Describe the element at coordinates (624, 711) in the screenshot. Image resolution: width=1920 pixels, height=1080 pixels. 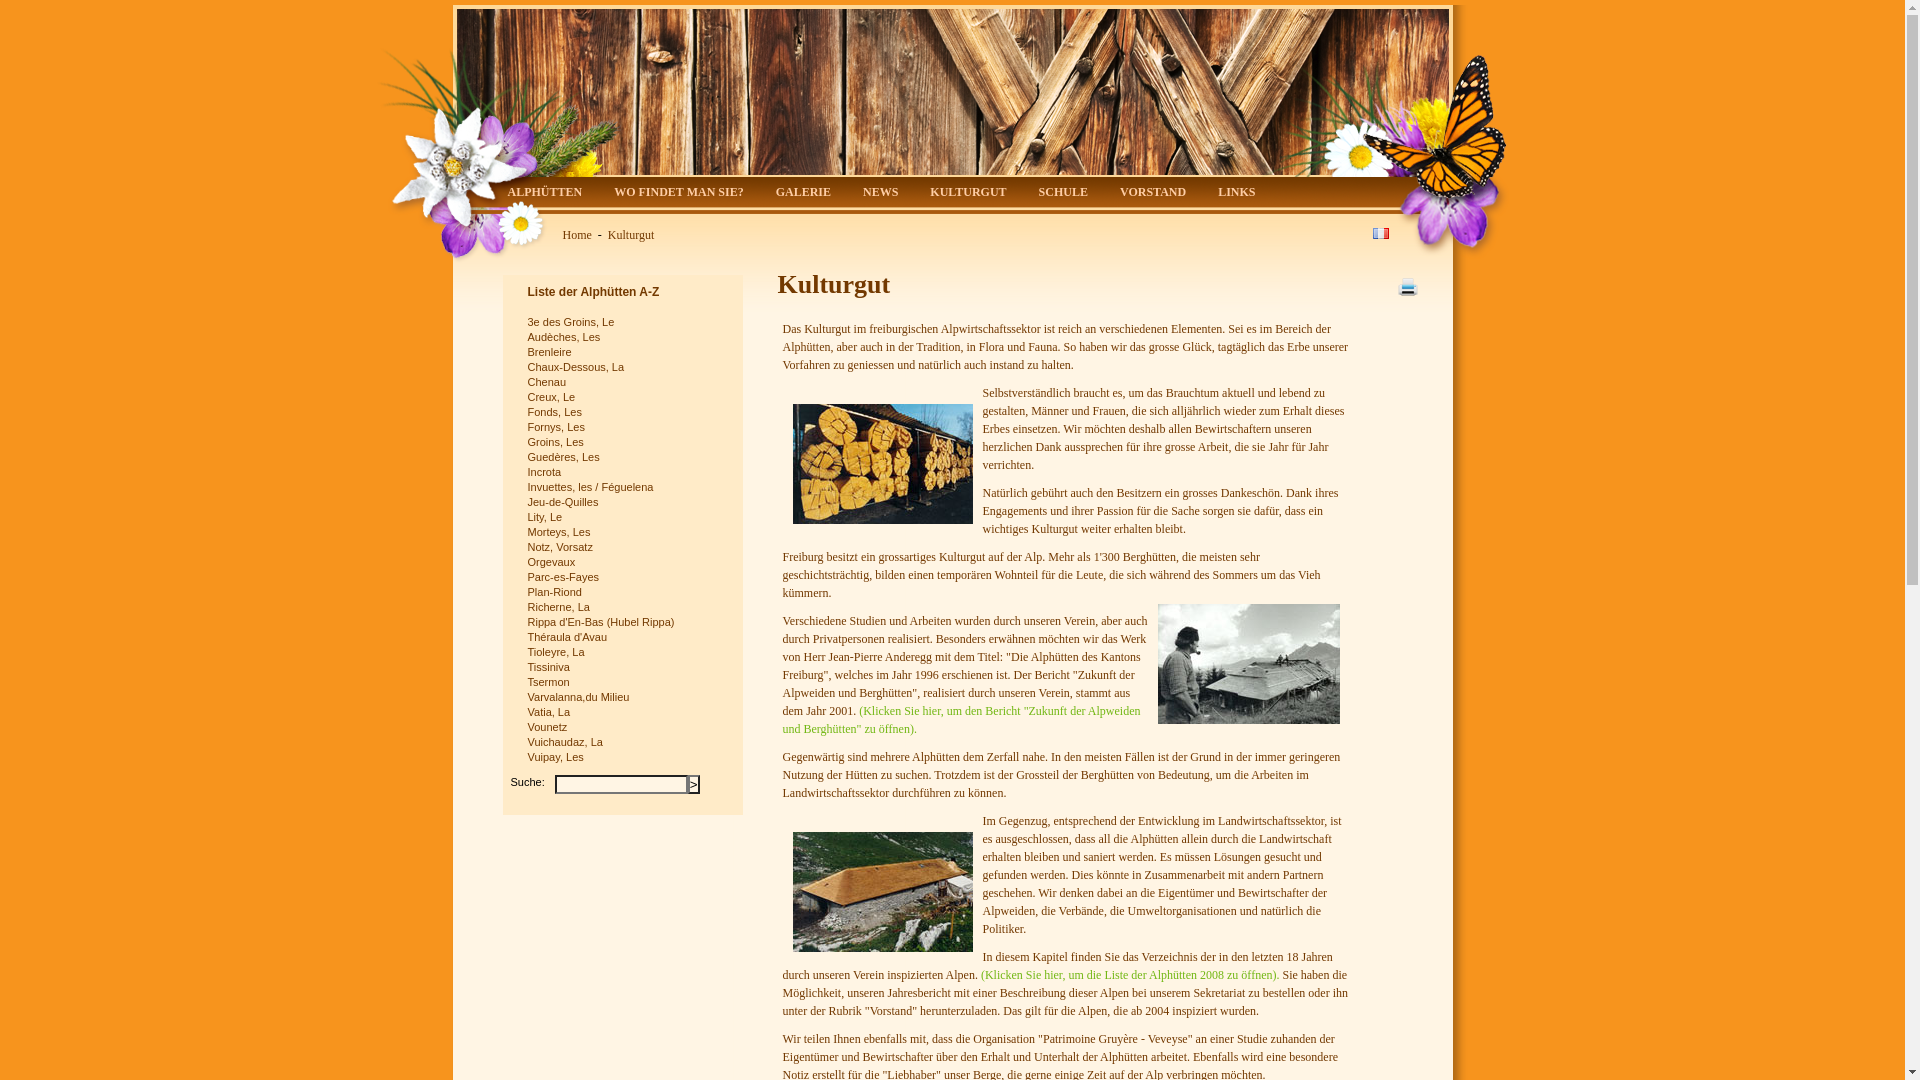
I see `'Vatia, La'` at that location.